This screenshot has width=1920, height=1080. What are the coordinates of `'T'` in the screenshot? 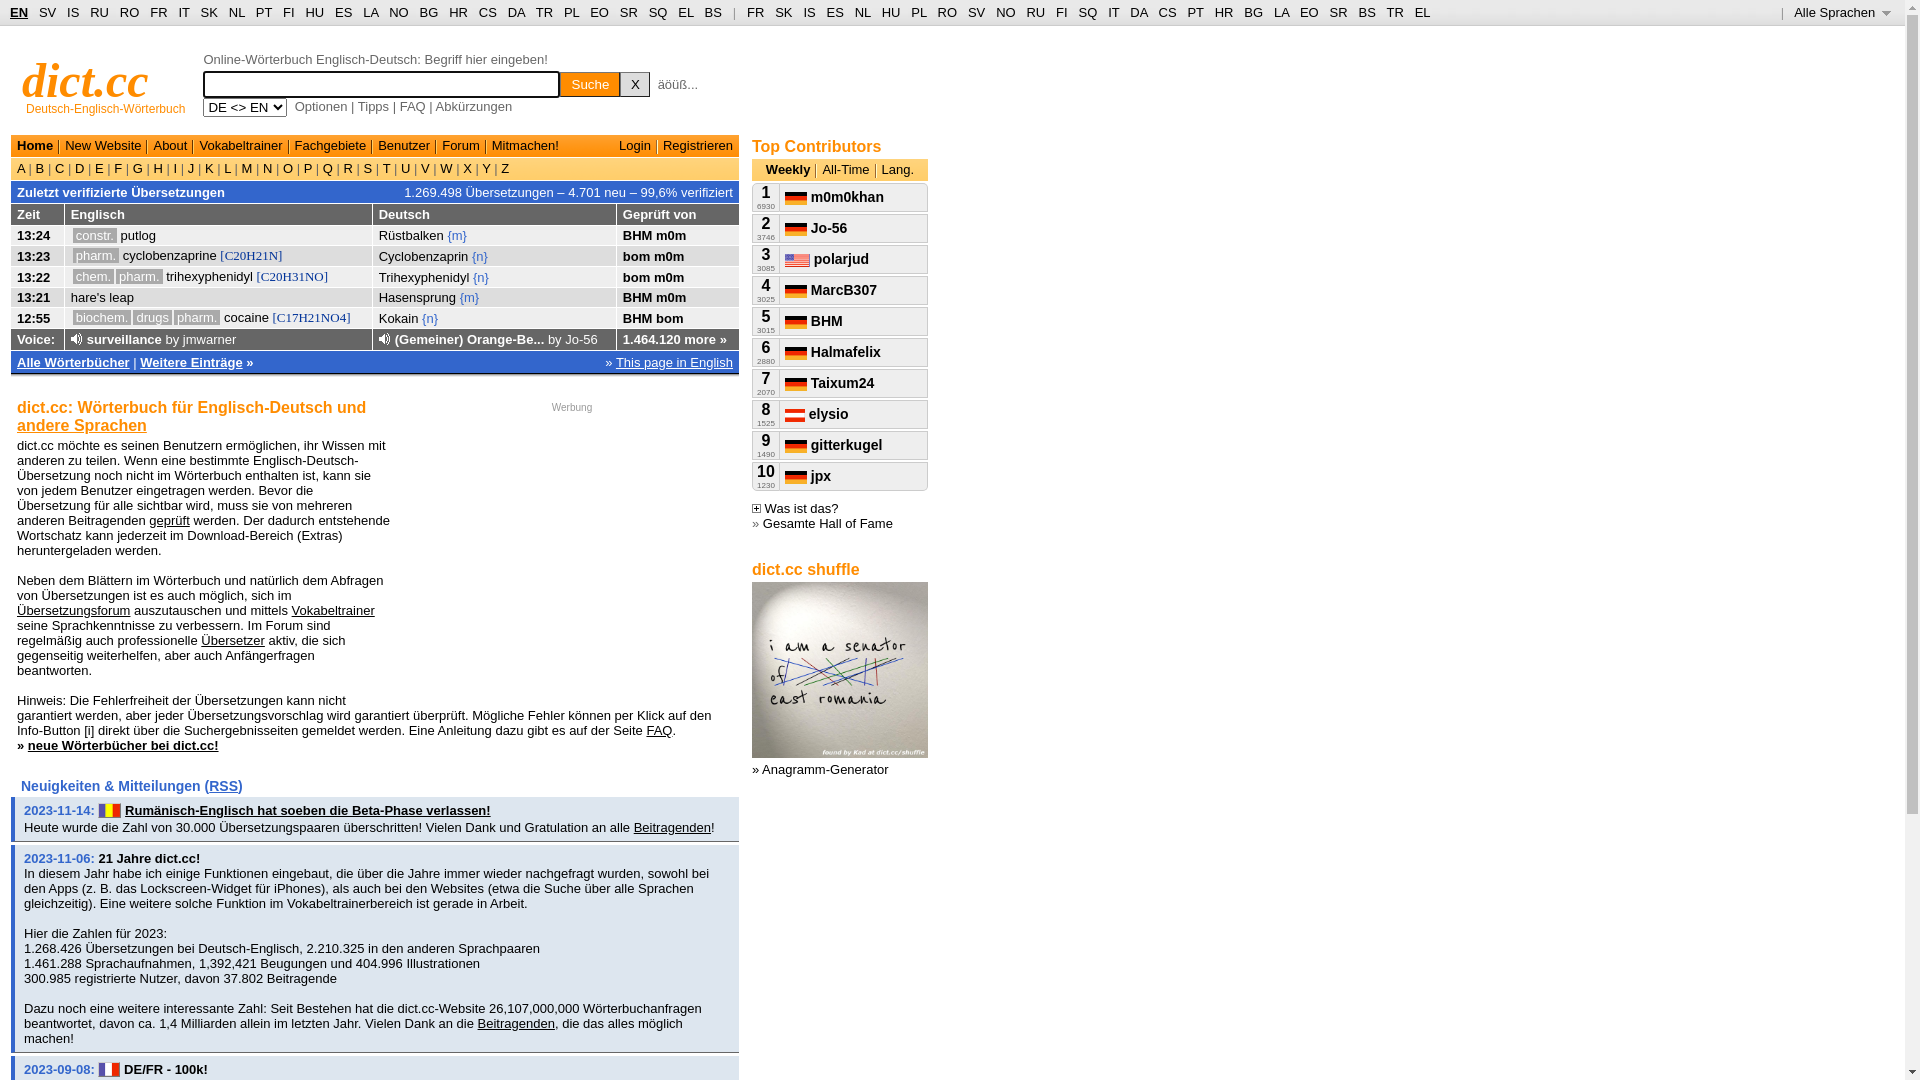 It's located at (386, 167).